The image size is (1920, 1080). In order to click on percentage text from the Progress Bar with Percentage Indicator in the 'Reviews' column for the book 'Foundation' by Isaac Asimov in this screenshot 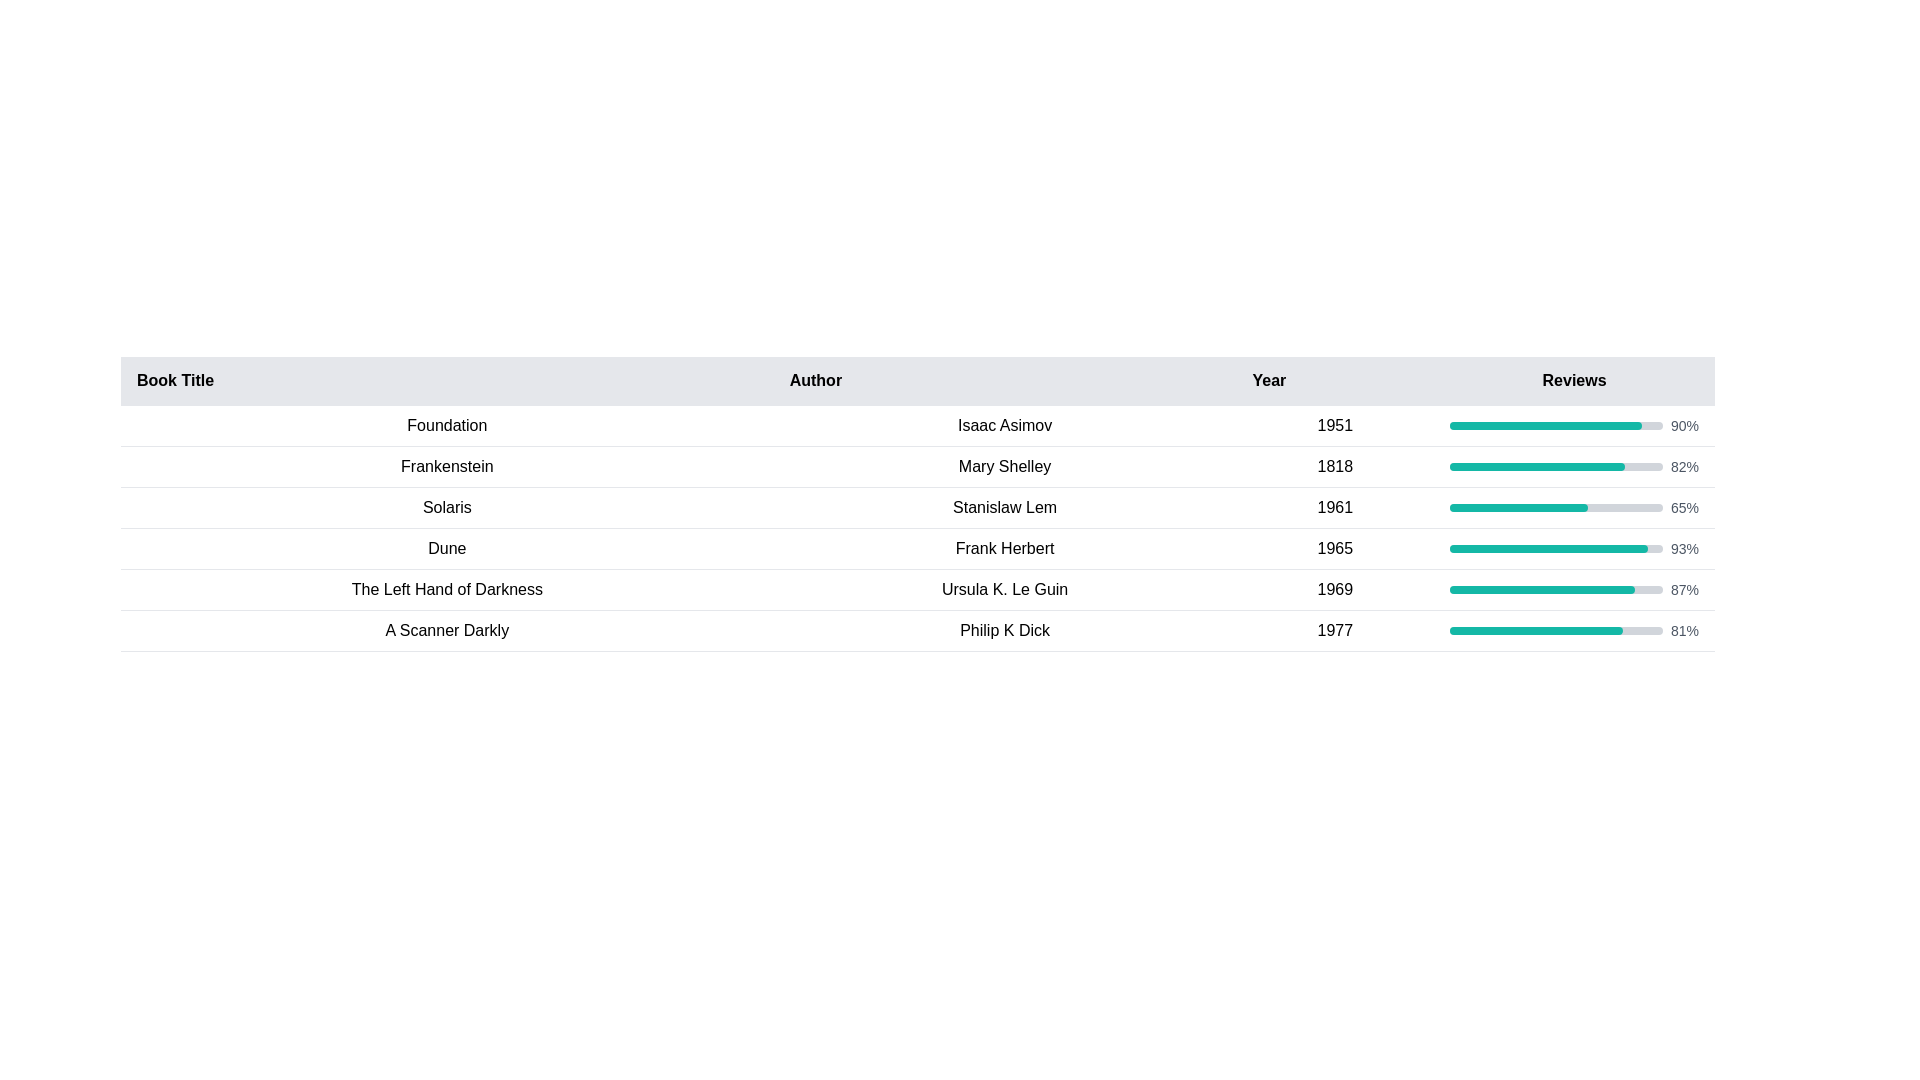, I will do `click(1573, 424)`.